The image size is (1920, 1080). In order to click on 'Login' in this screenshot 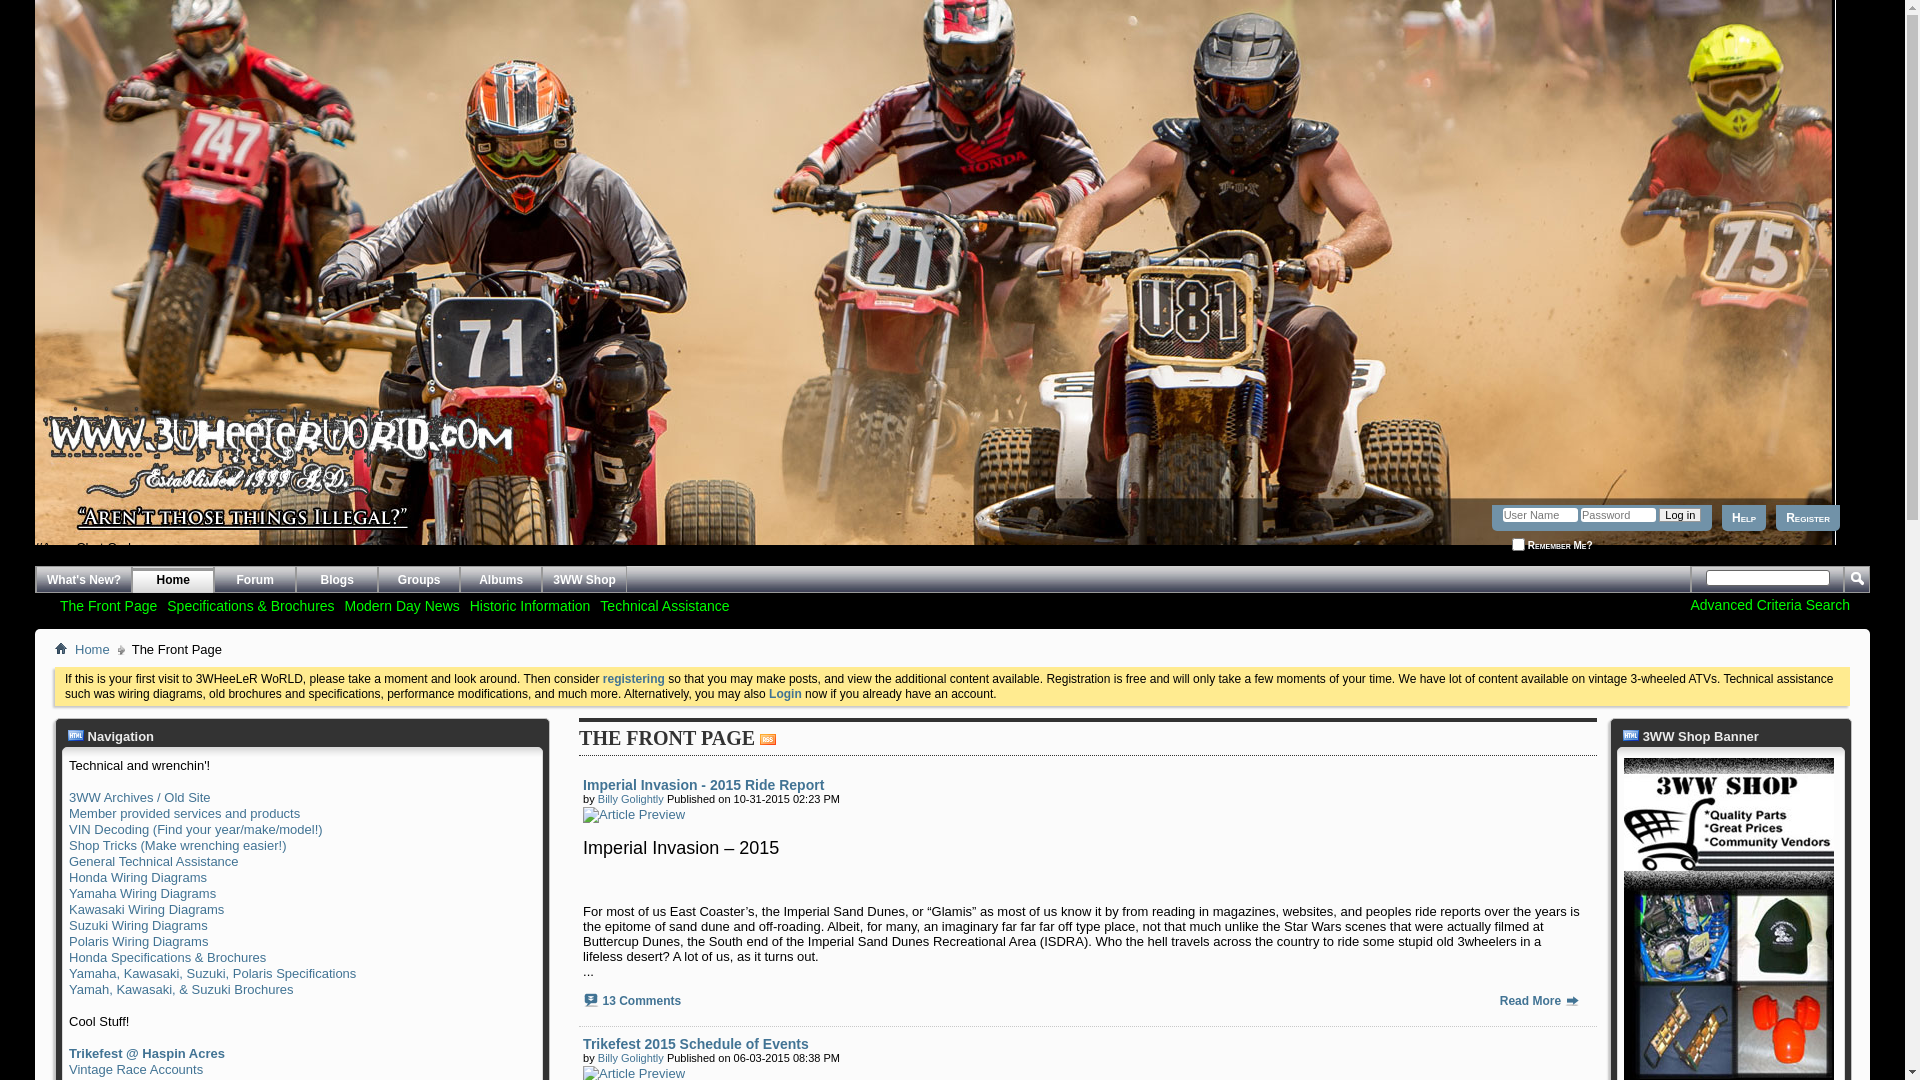, I will do `click(784, 693)`.